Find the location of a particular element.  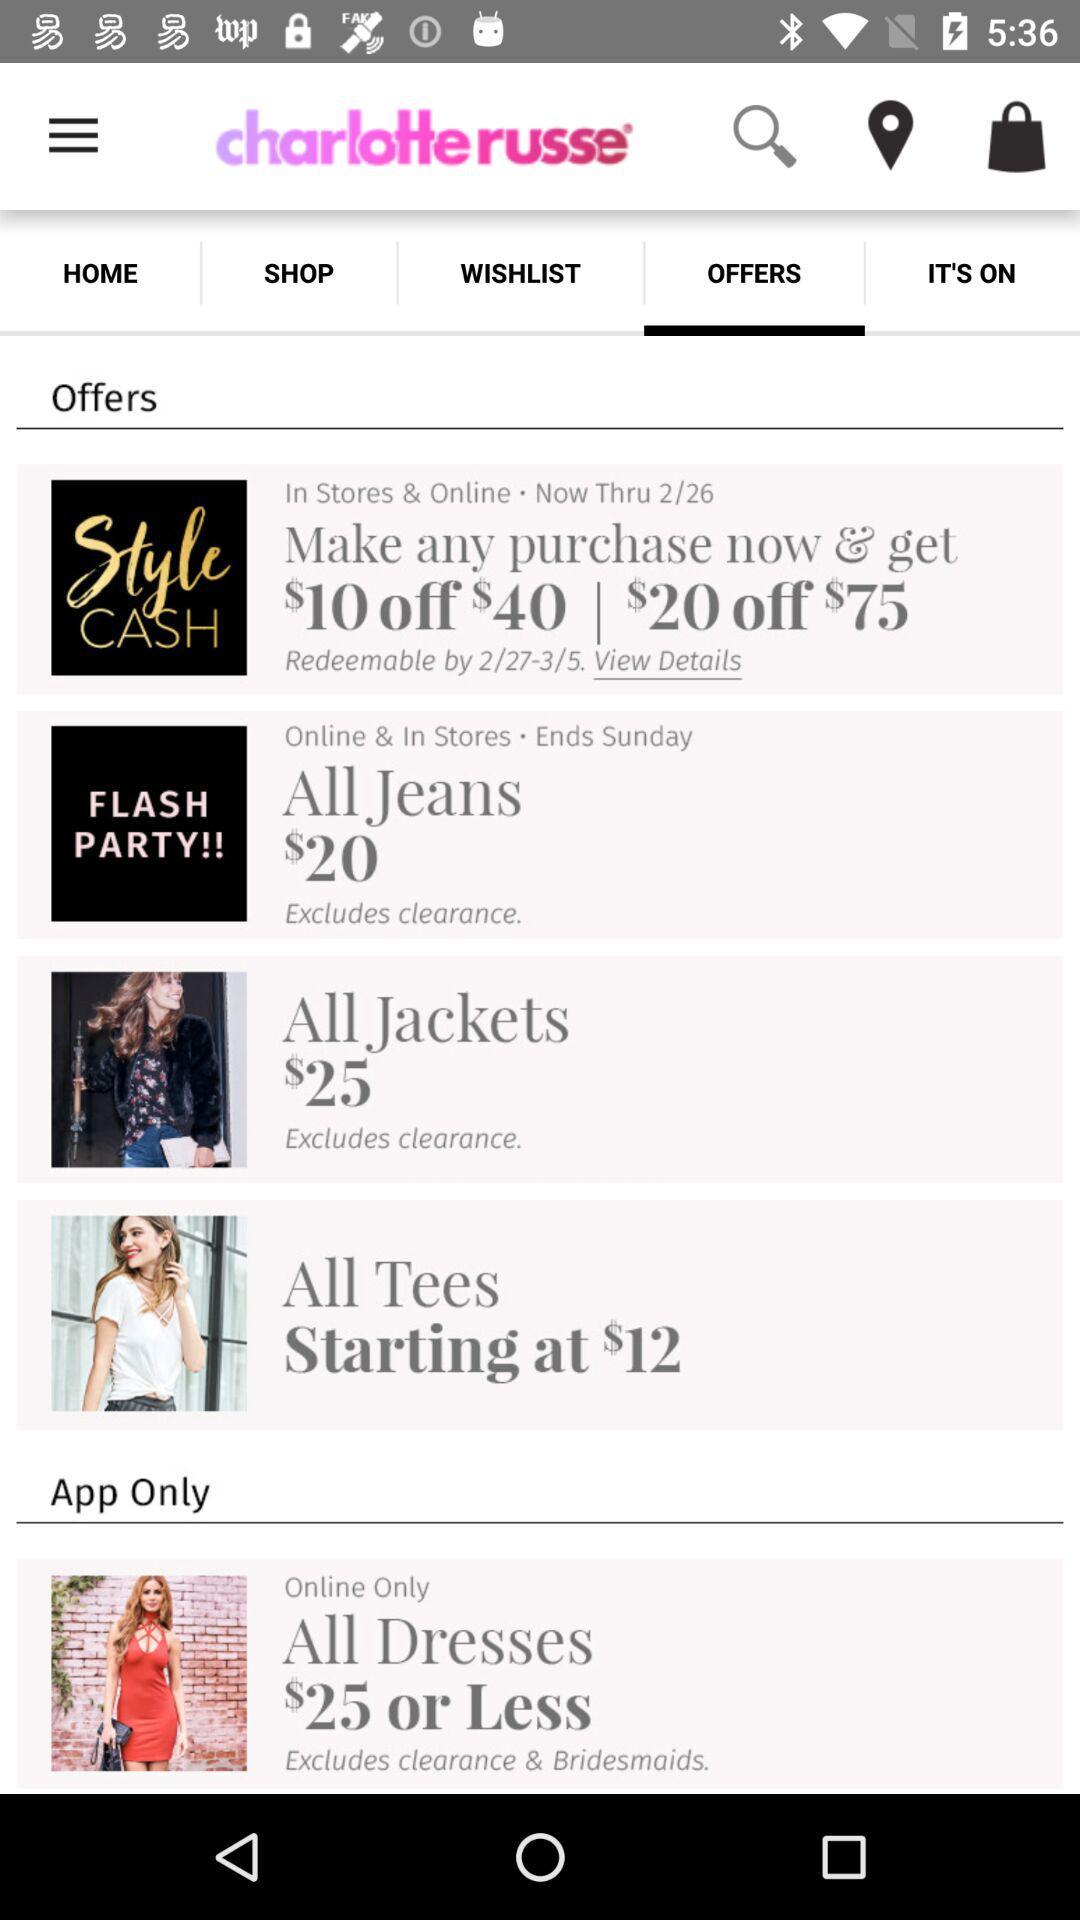

item to the left of the it's on is located at coordinates (754, 272).